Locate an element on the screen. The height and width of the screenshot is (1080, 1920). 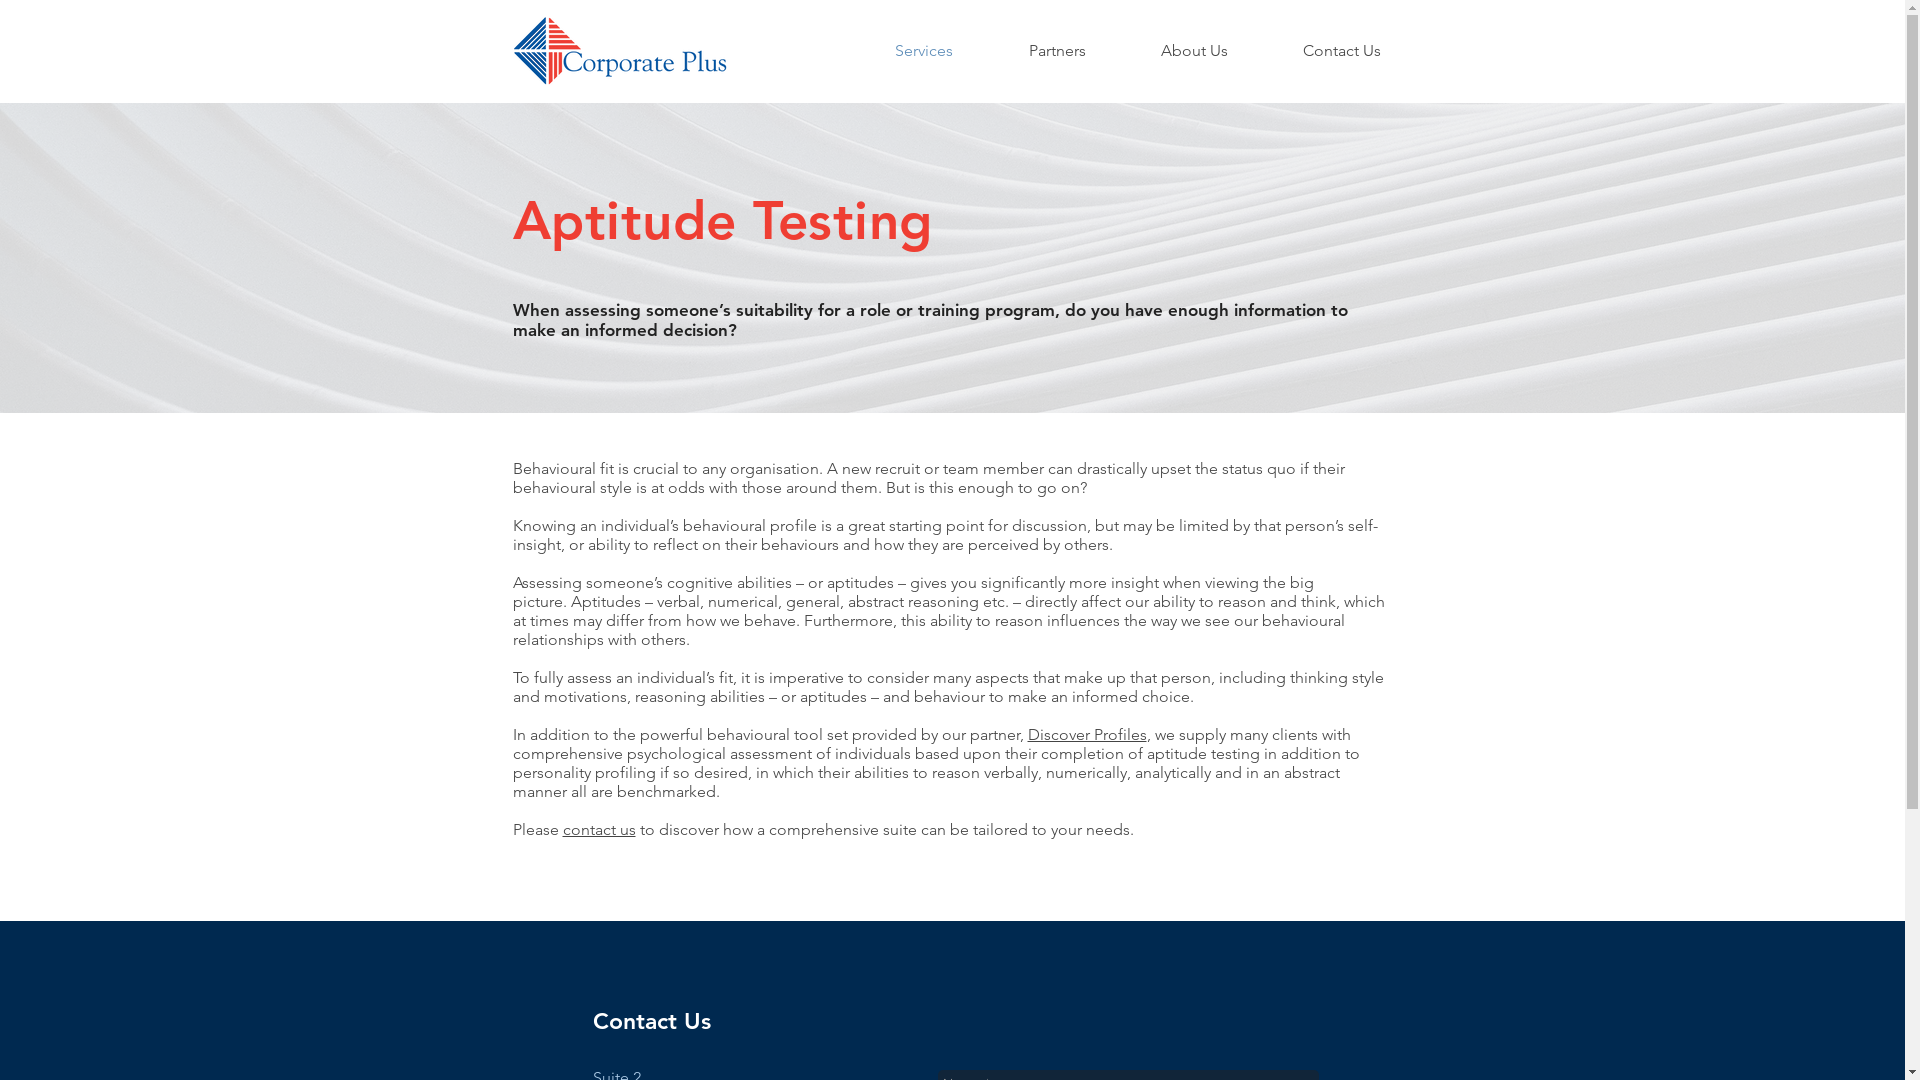
'Discover Profiles' is located at coordinates (1086, 734).